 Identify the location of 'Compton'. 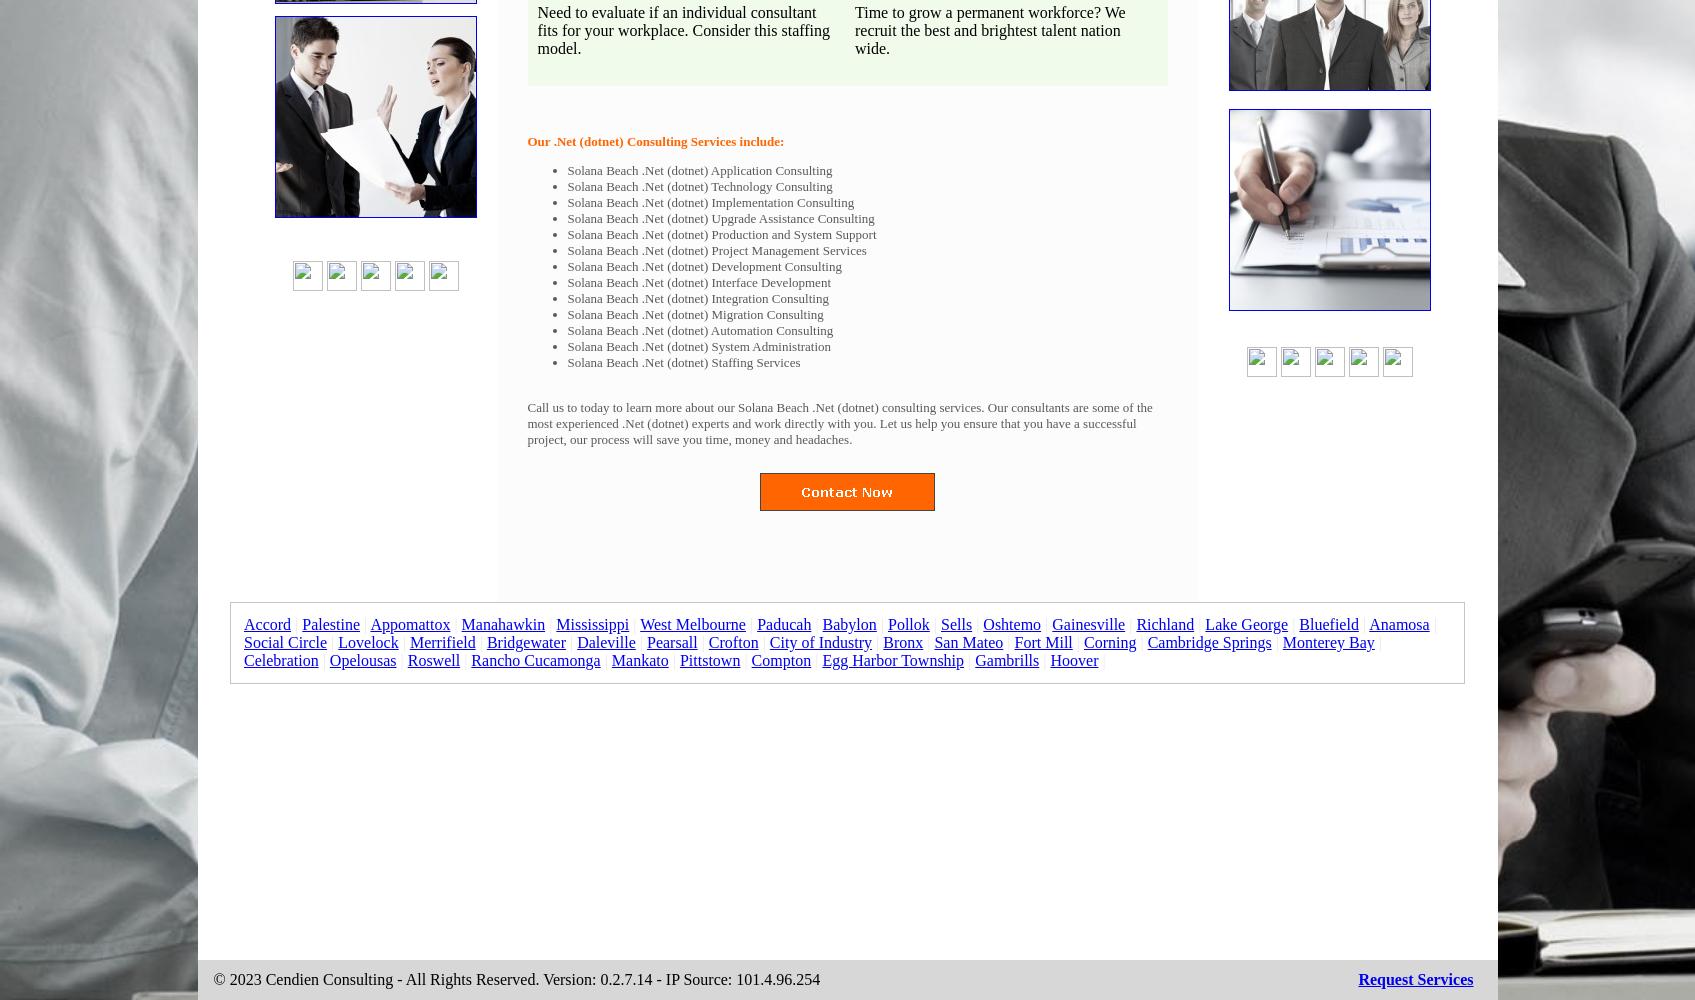
(780, 660).